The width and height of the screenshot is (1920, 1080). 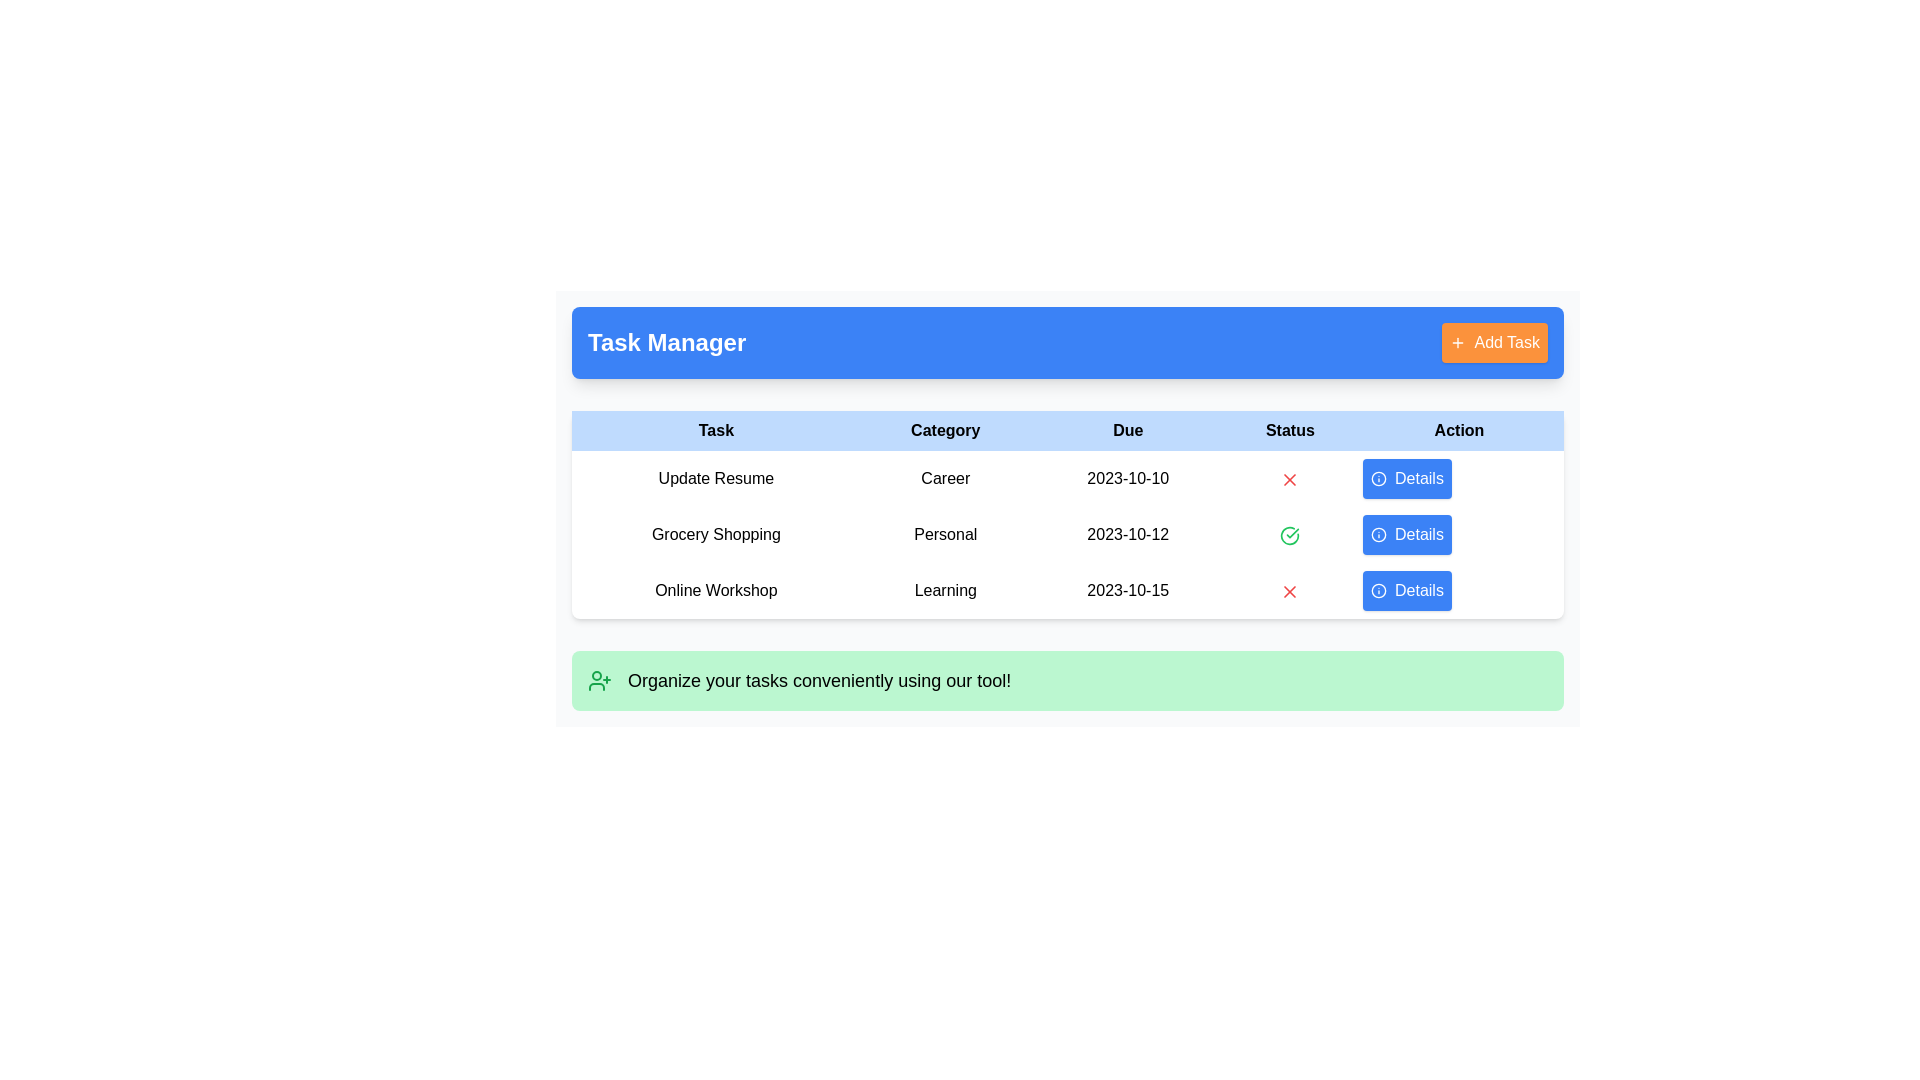 What do you see at coordinates (1377, 478) in the screenshot?
I see `the SVG circle graphic element located at the top-right section of the interface, adjacent to the task adding control` at bounding box center [1377, 478].